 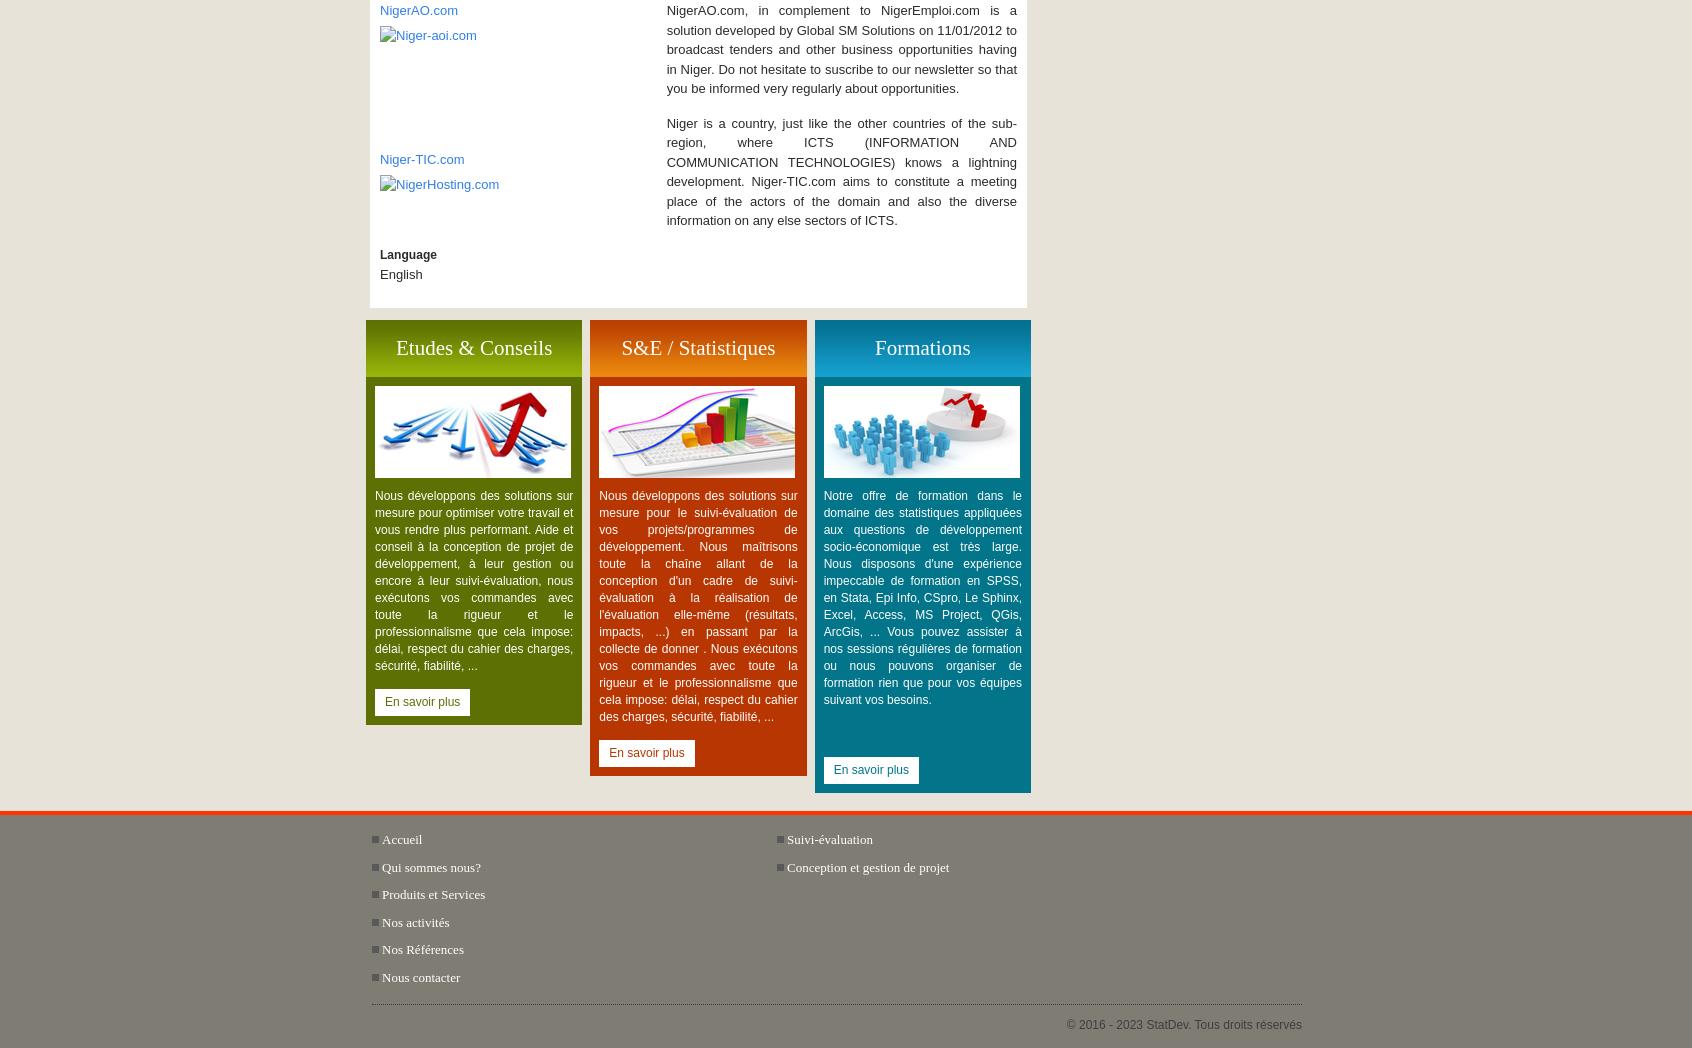 I want to click on 'S&E / Statistiques', so click(x=619, y=346).